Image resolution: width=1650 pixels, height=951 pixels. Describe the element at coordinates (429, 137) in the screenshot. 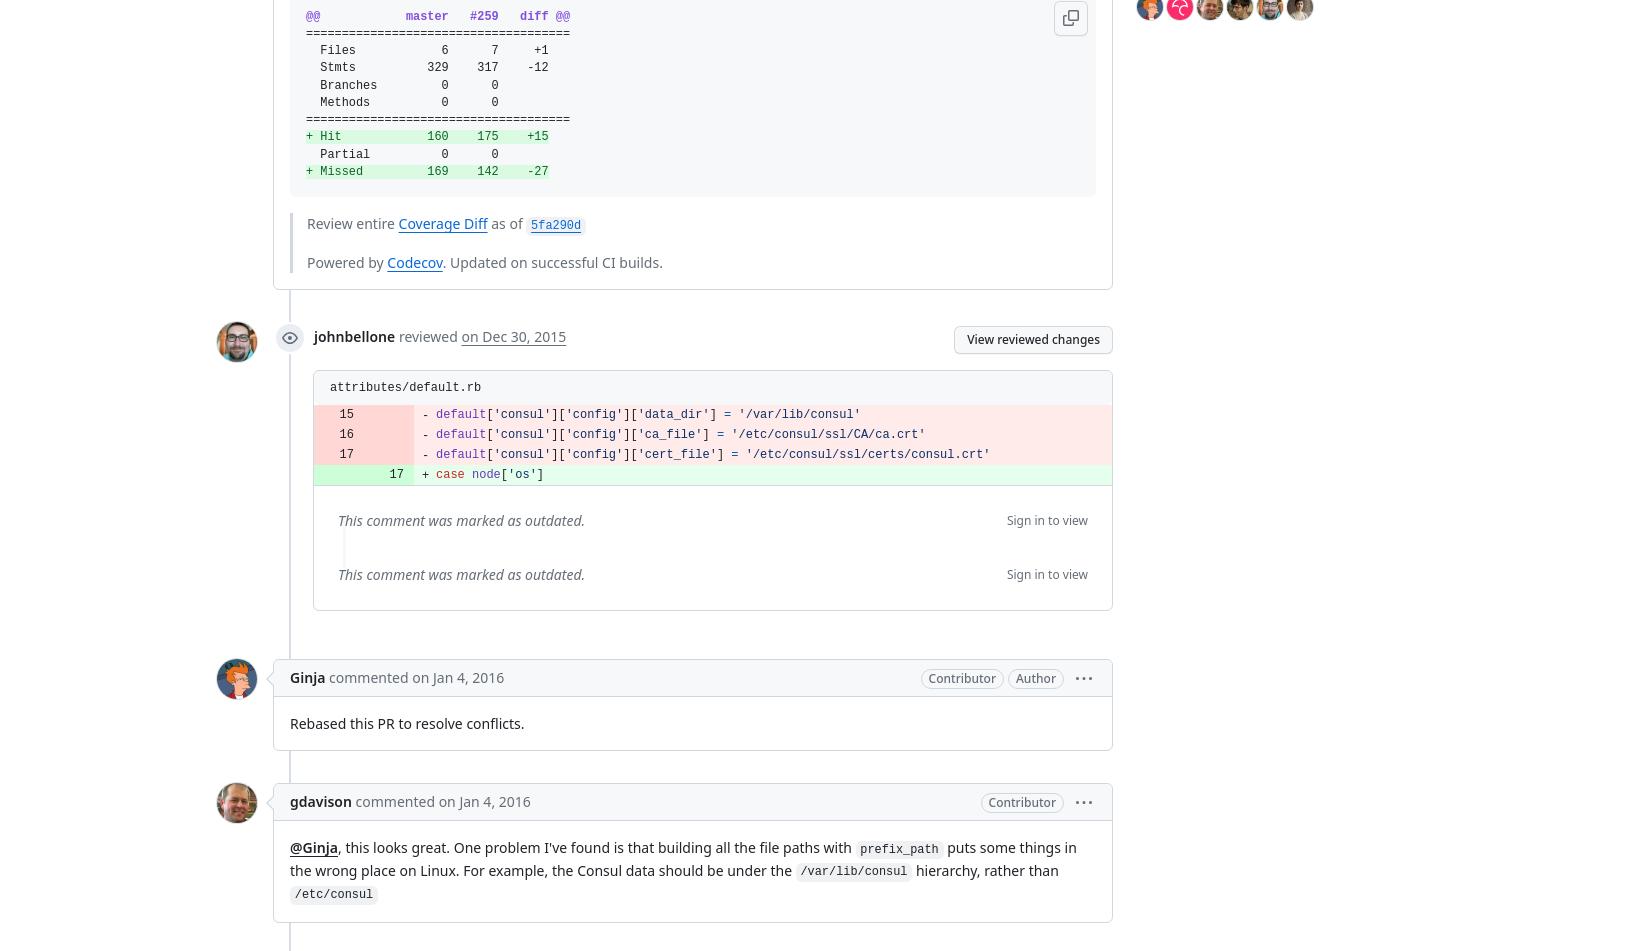

I see `'Hit            160    175    +15'` at that location.